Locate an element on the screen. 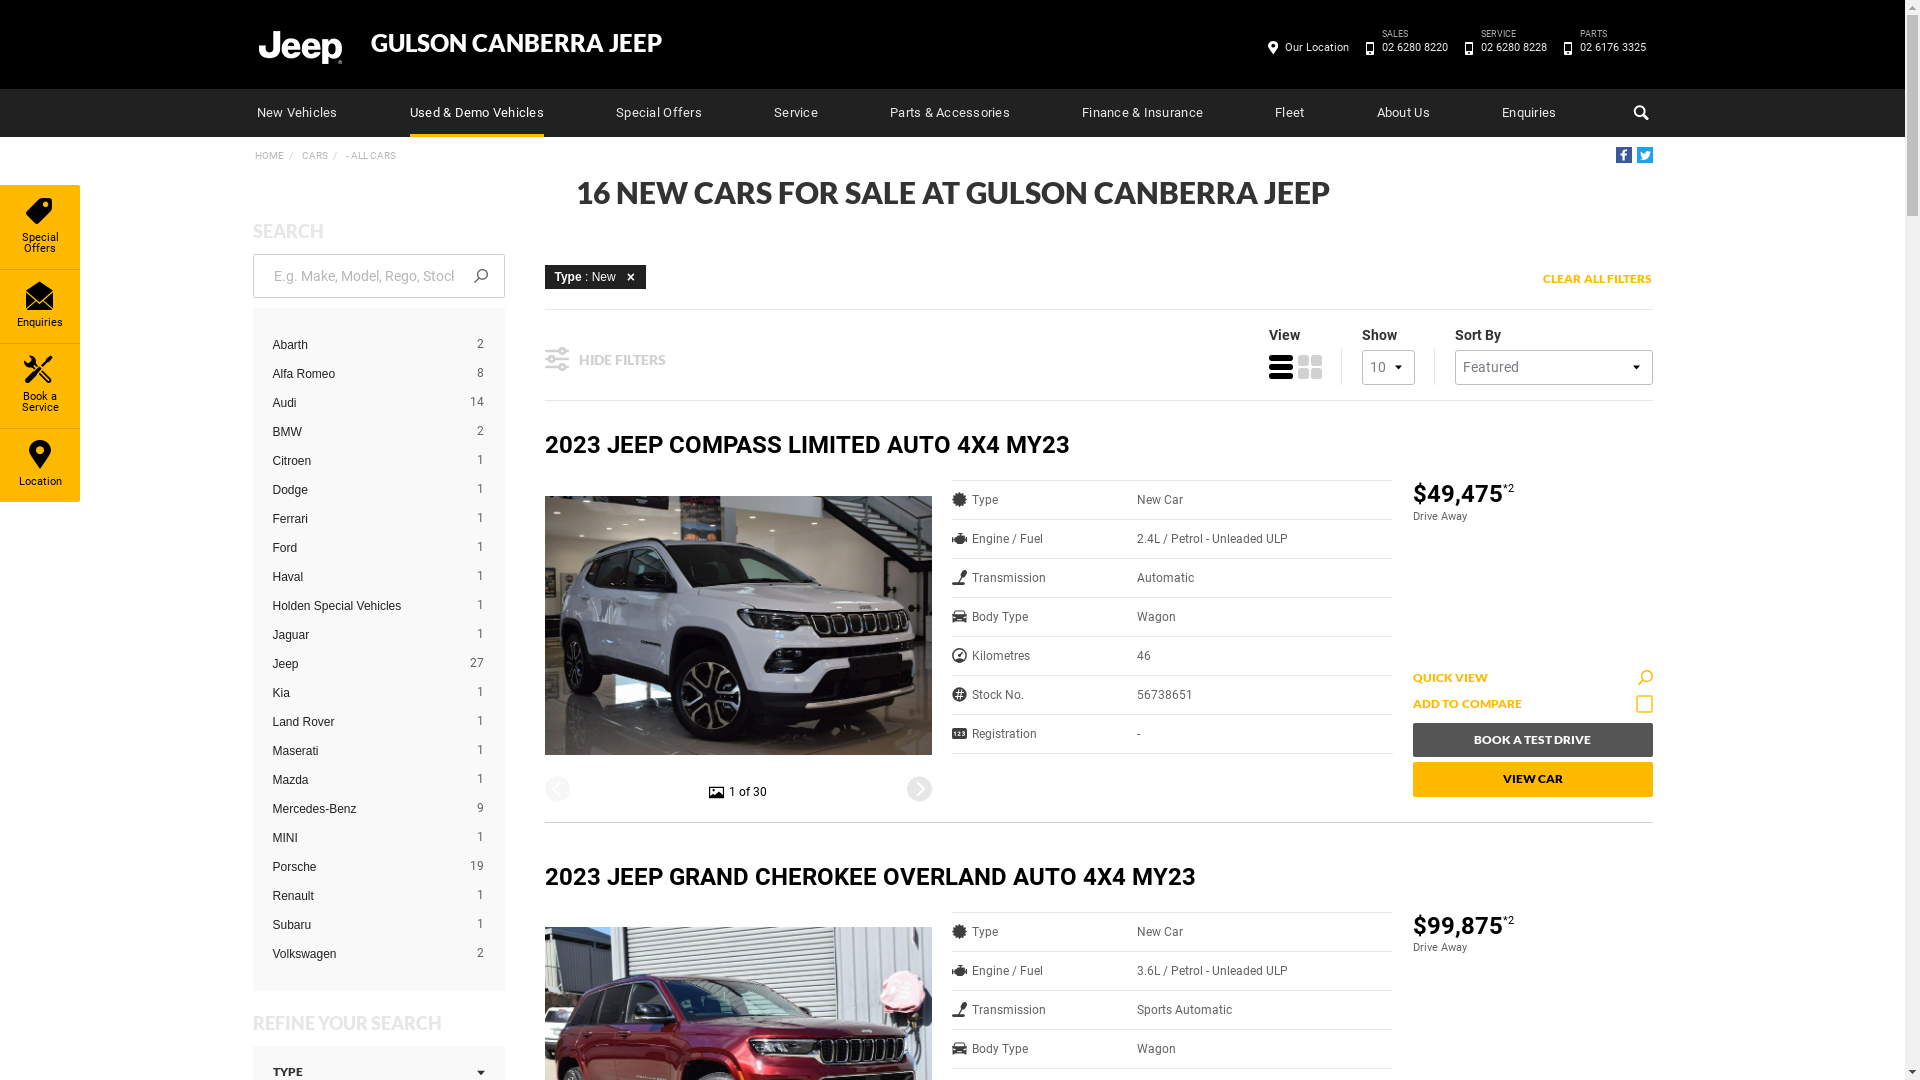  'Service' is located at coordinates (772, 112).